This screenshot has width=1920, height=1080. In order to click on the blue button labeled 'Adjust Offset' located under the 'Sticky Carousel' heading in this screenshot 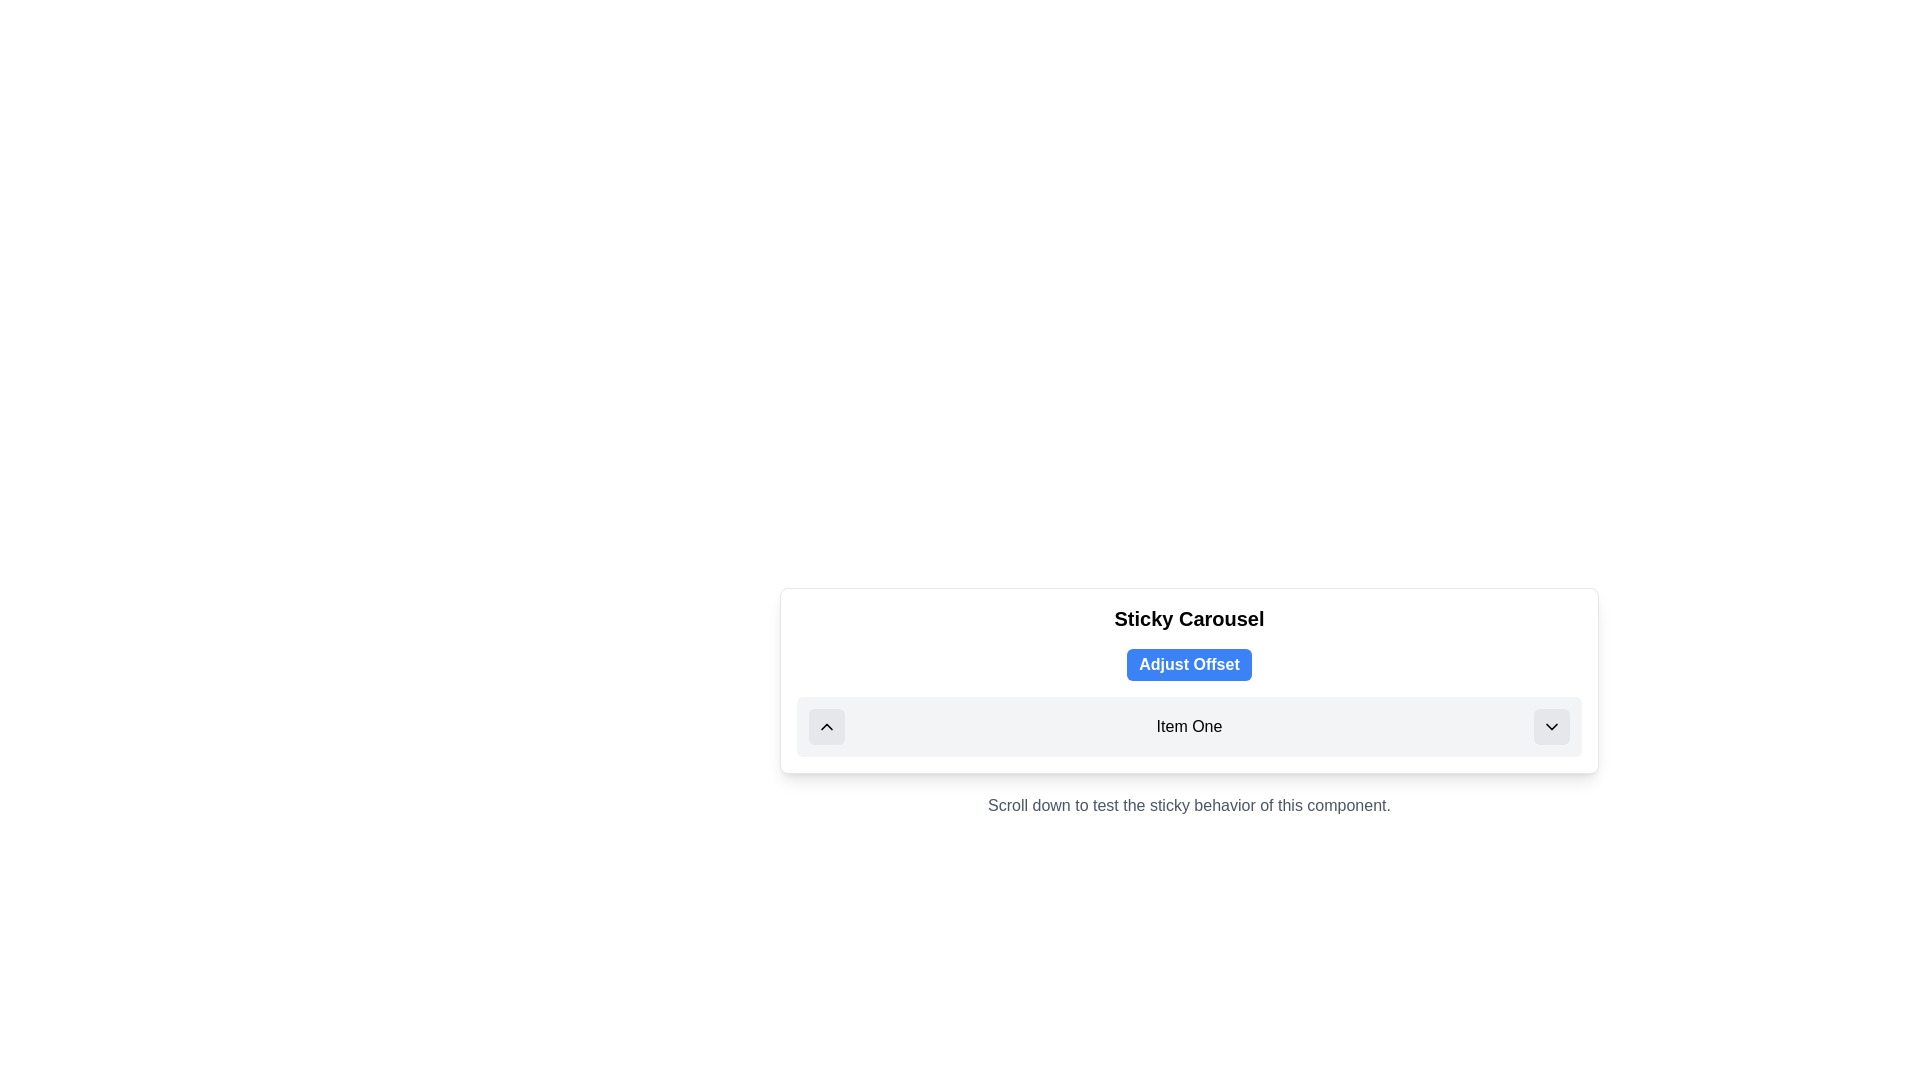, I will do `click(1189, 680)`.